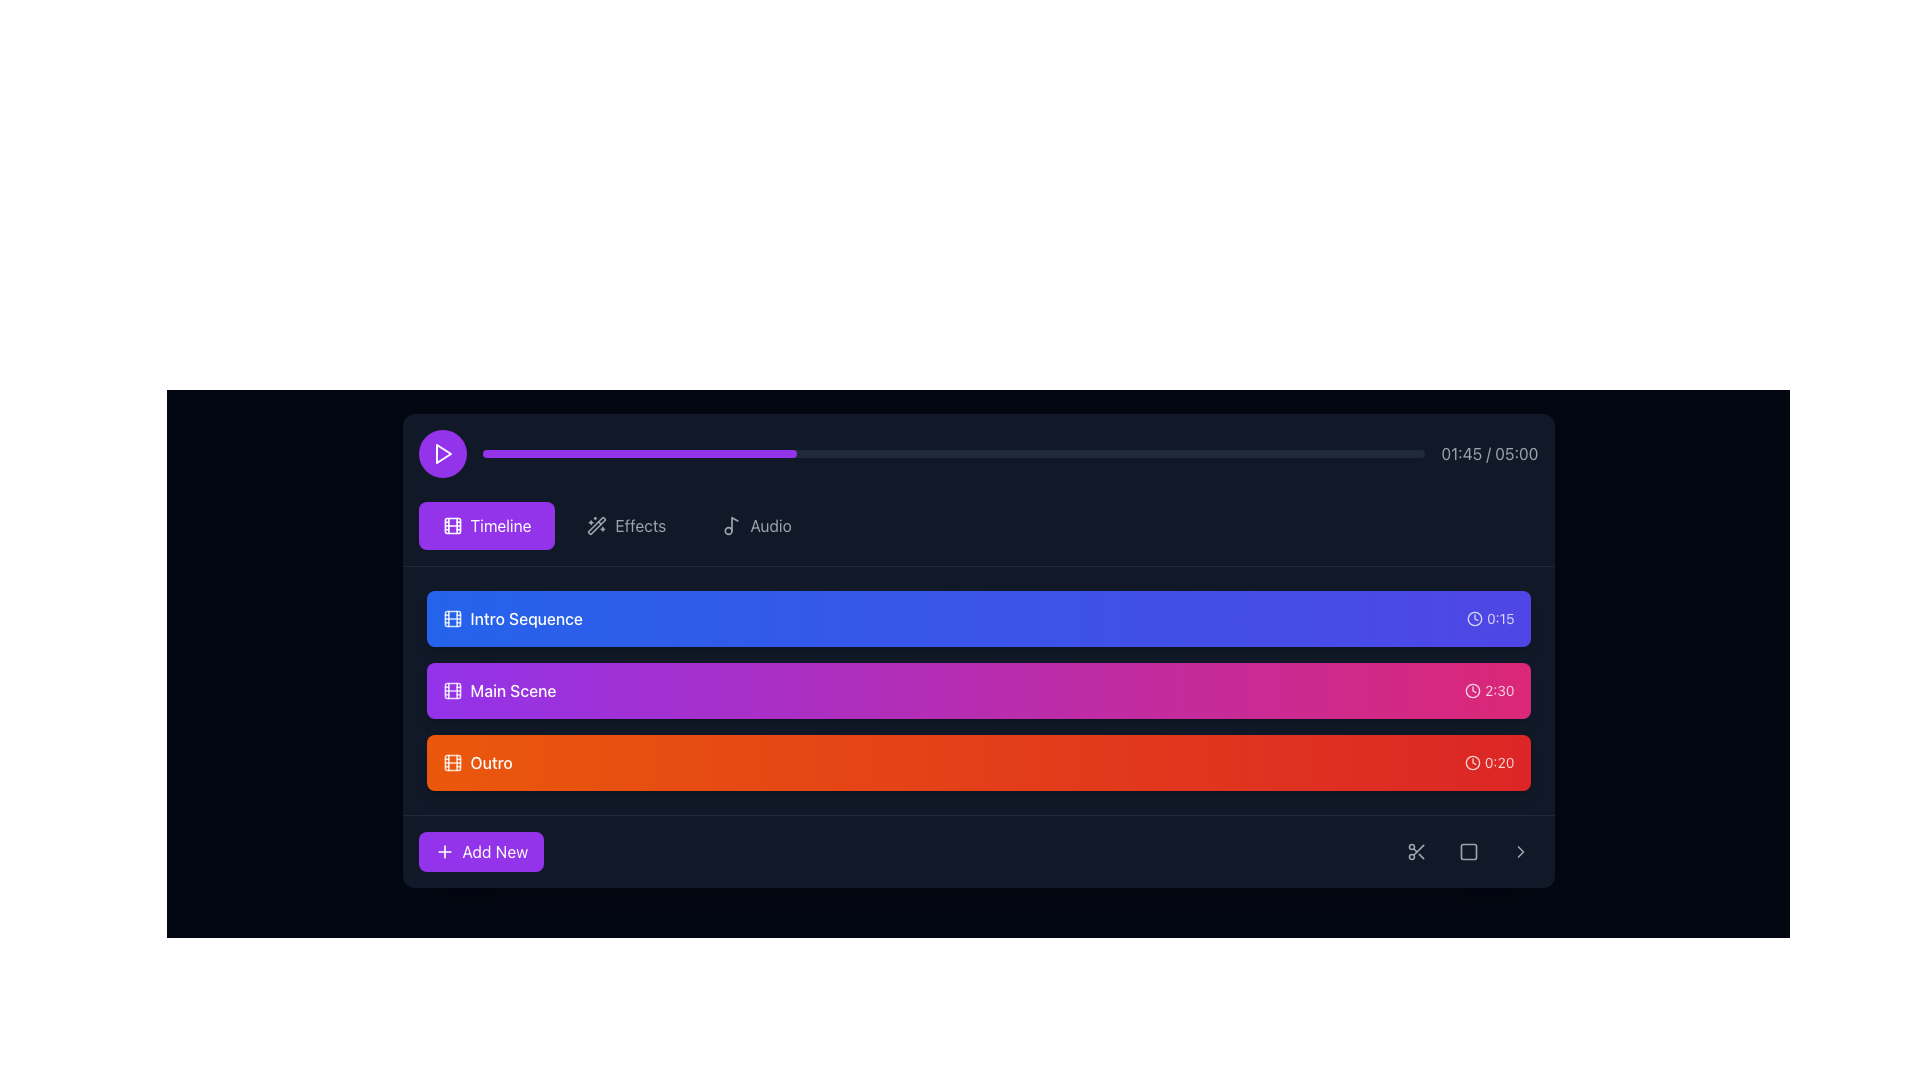  What do you see at coordinates (978, 689) in the screenshot?
I see `the interactive block labeled 'Main Scene', which is the second block in the vertical layout` at bounding box center [978, 689].